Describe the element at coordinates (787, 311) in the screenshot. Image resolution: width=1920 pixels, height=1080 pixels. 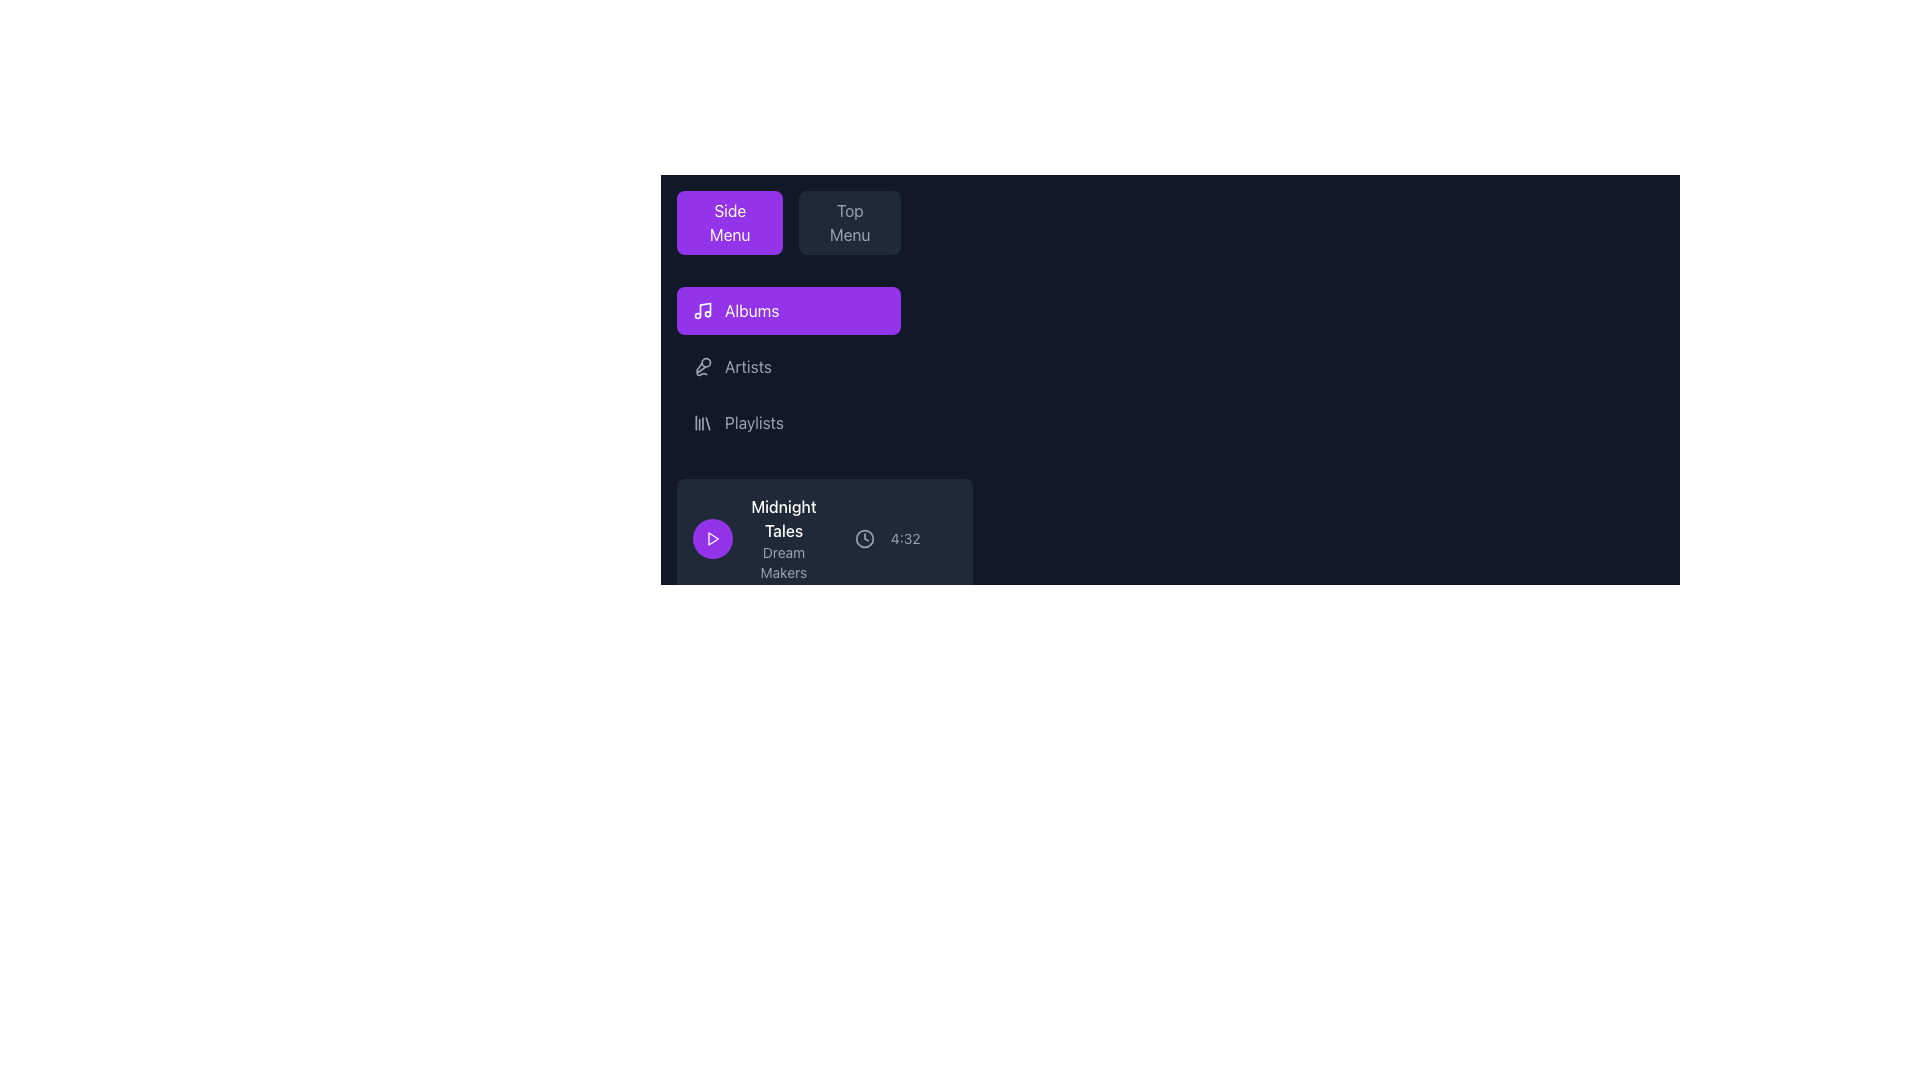
I see `the navigation button for 'Albums'` at that location.